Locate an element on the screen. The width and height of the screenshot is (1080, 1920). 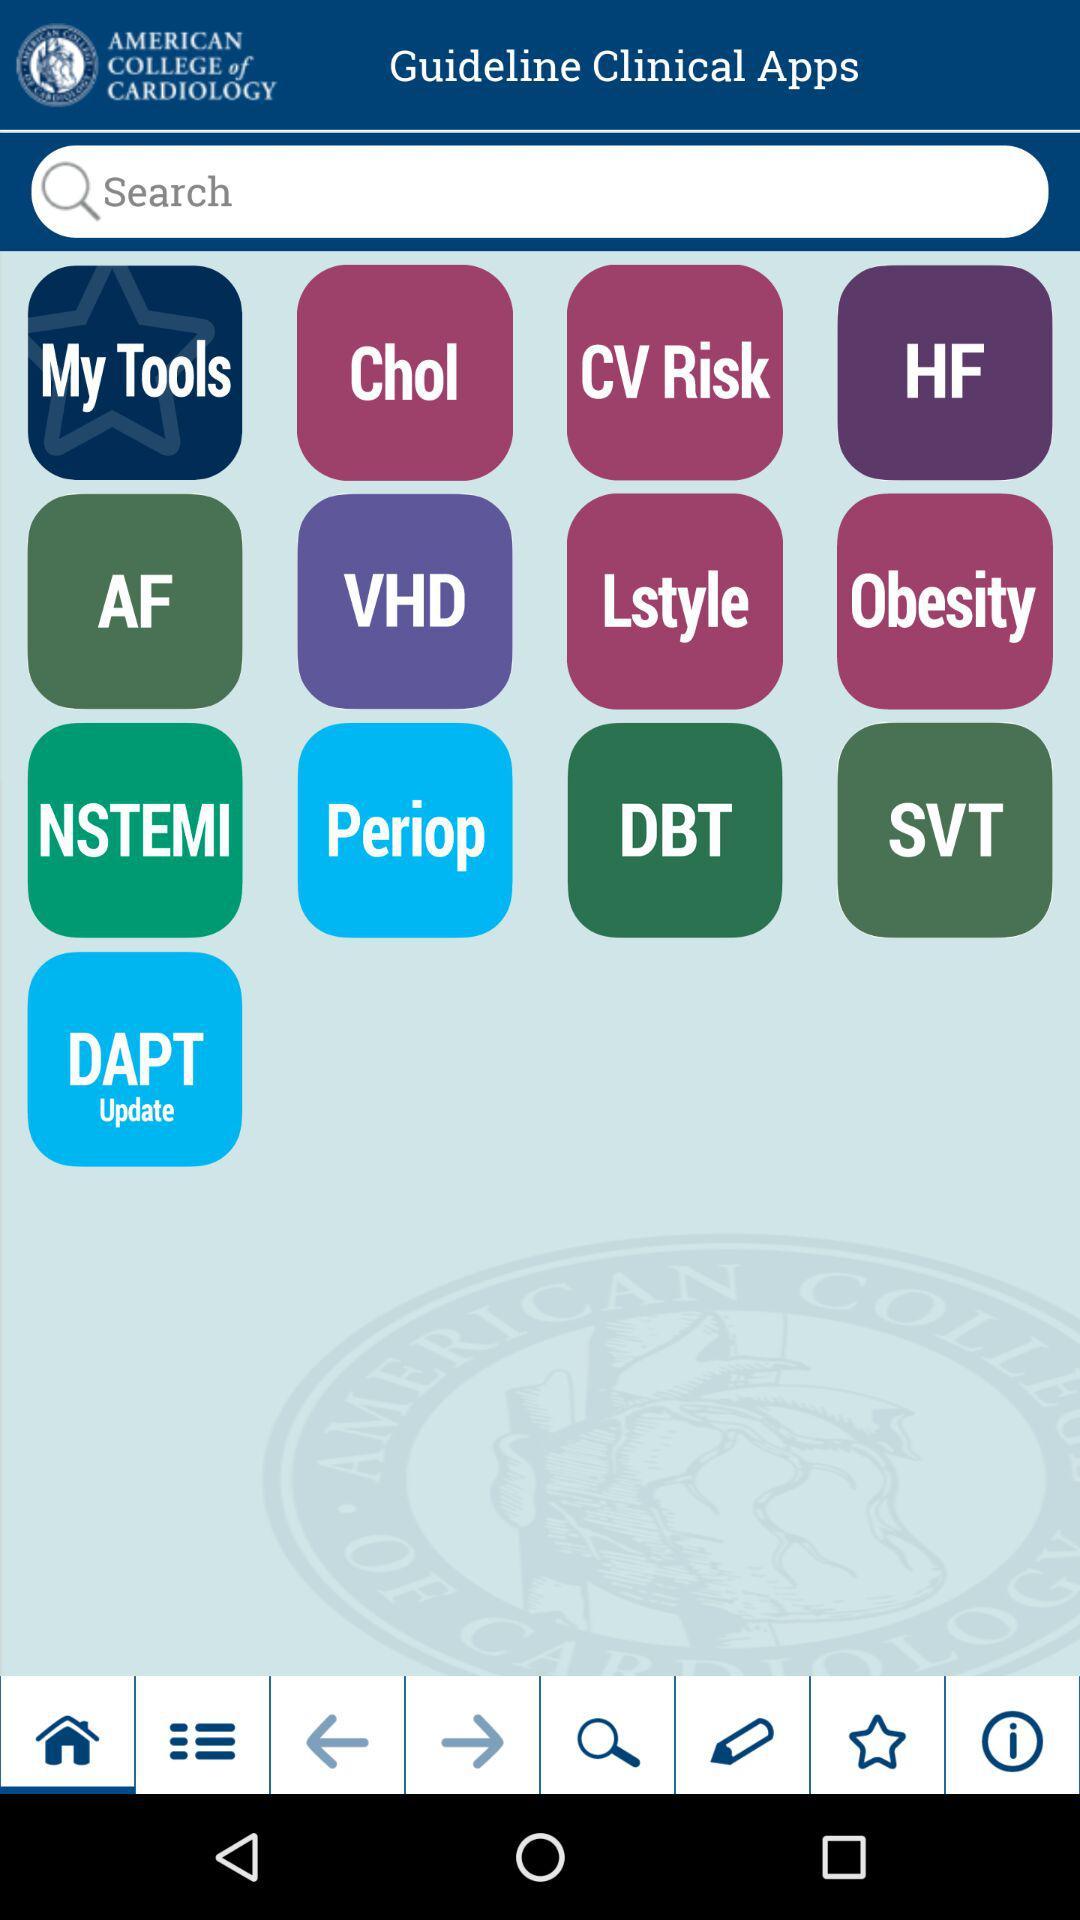
college logo is located at coordinates (144, 65).